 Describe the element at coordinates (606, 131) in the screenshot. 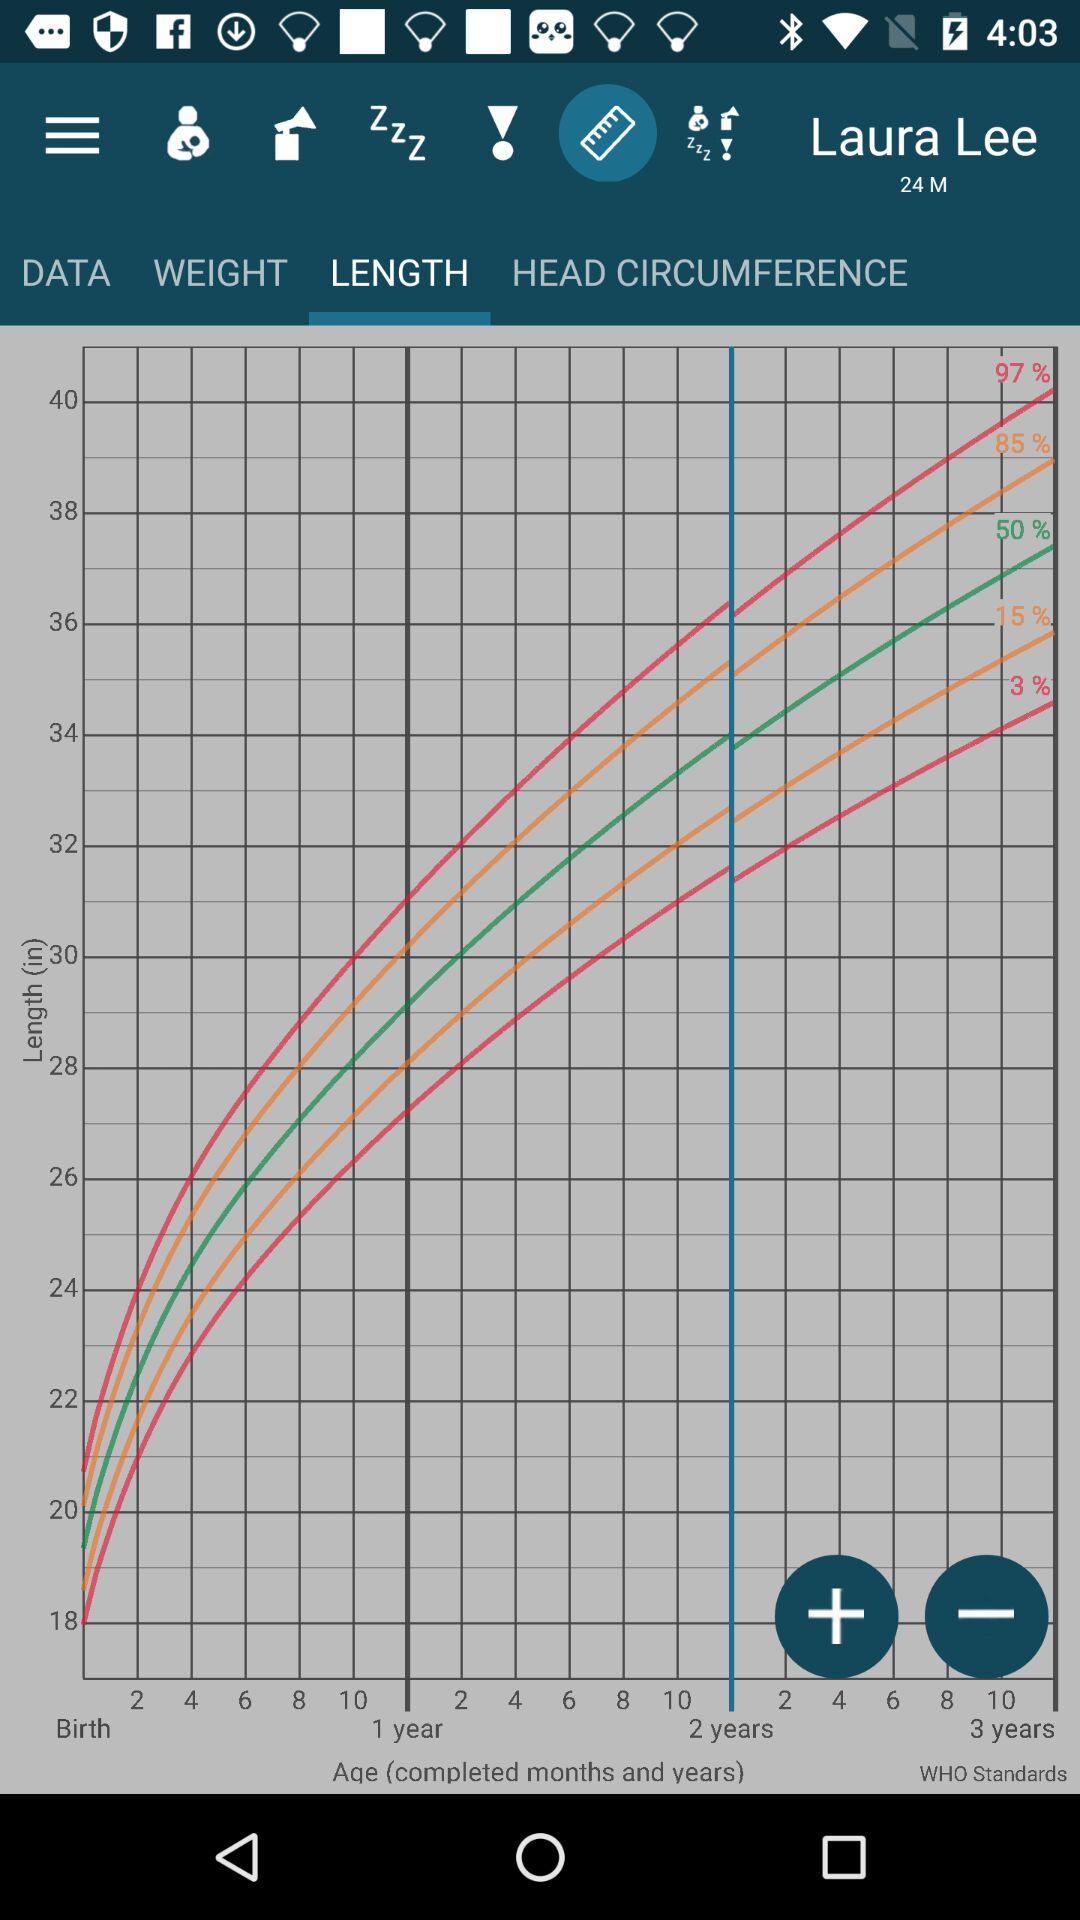

I see `the label icon` at that location.